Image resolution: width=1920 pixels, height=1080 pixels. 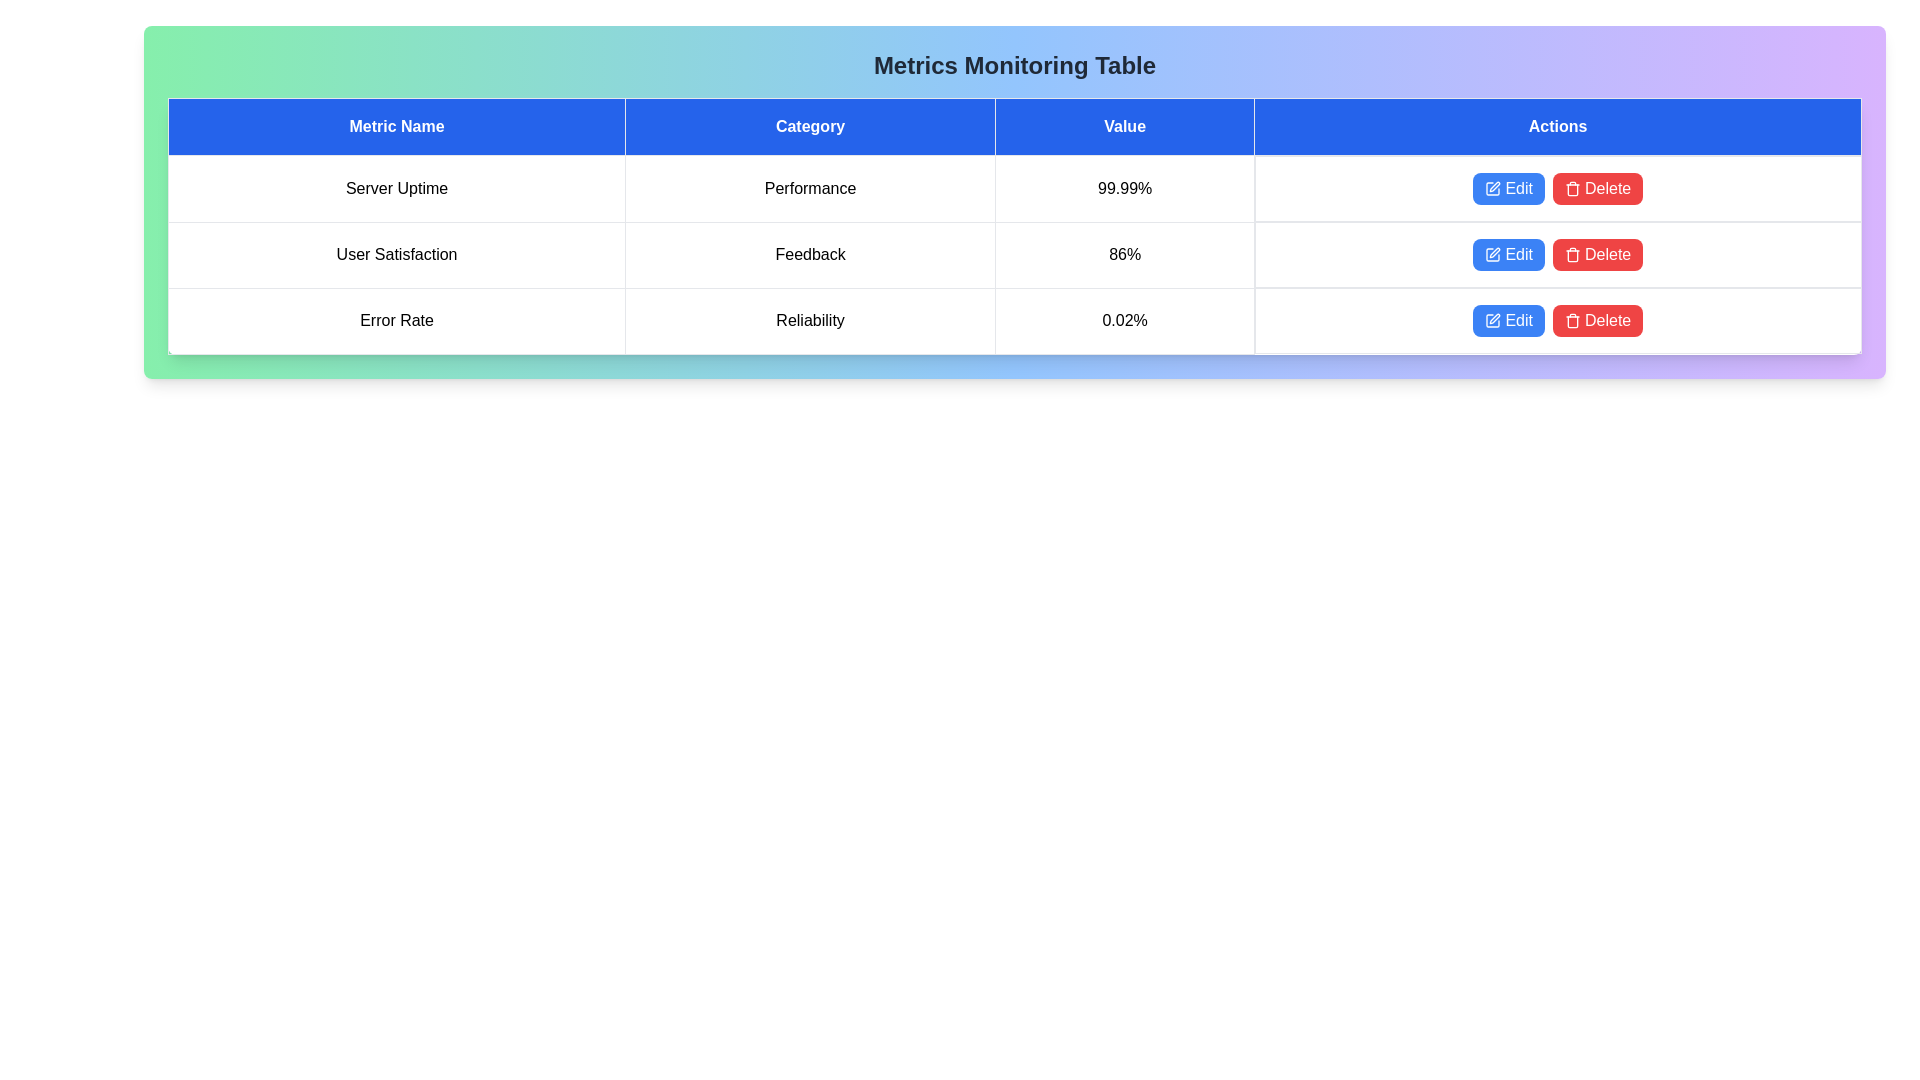 I want to click on the 'Edit' button for the metric User Satisfaction, so click(x=1508, y=253).